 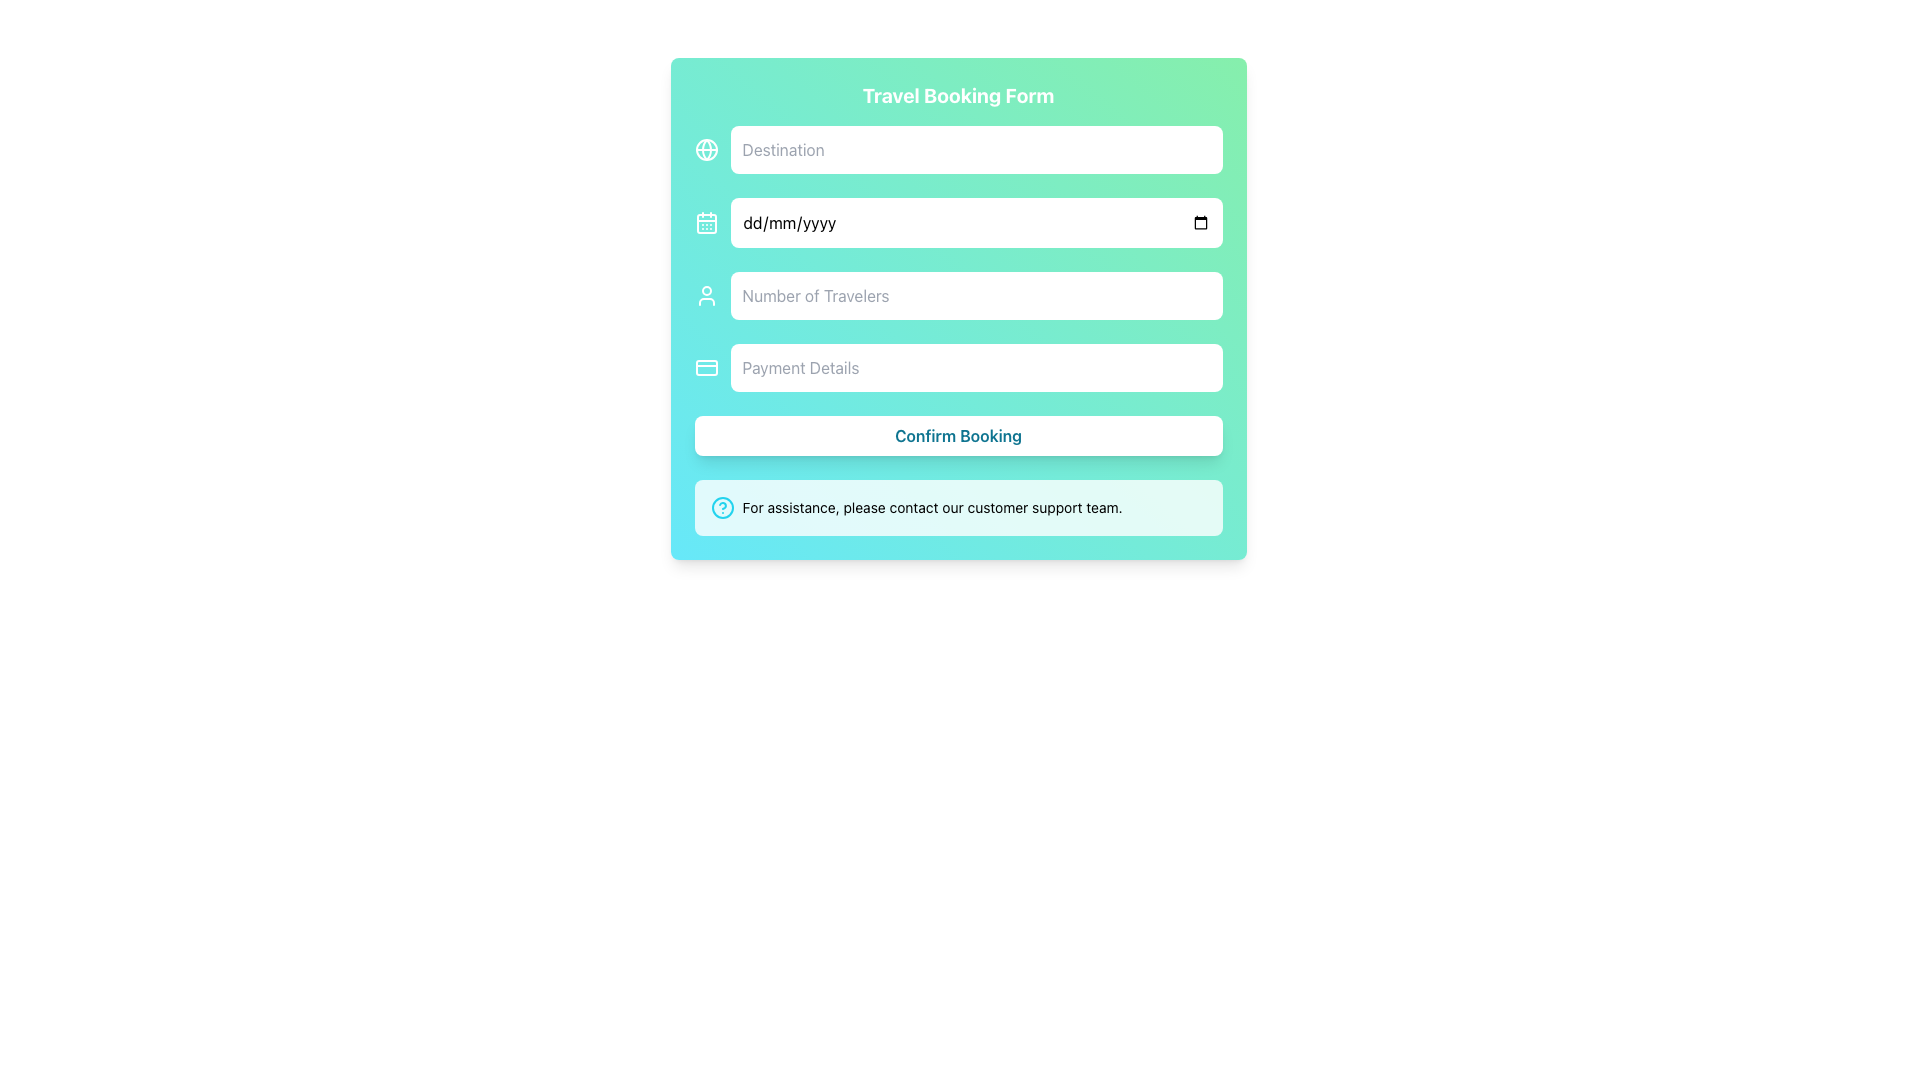 I want to click on the globe icon that visually represents the destination input field, located to the left of the 'Destination' input field in the upper section of the form, so click(x=706, y=149).